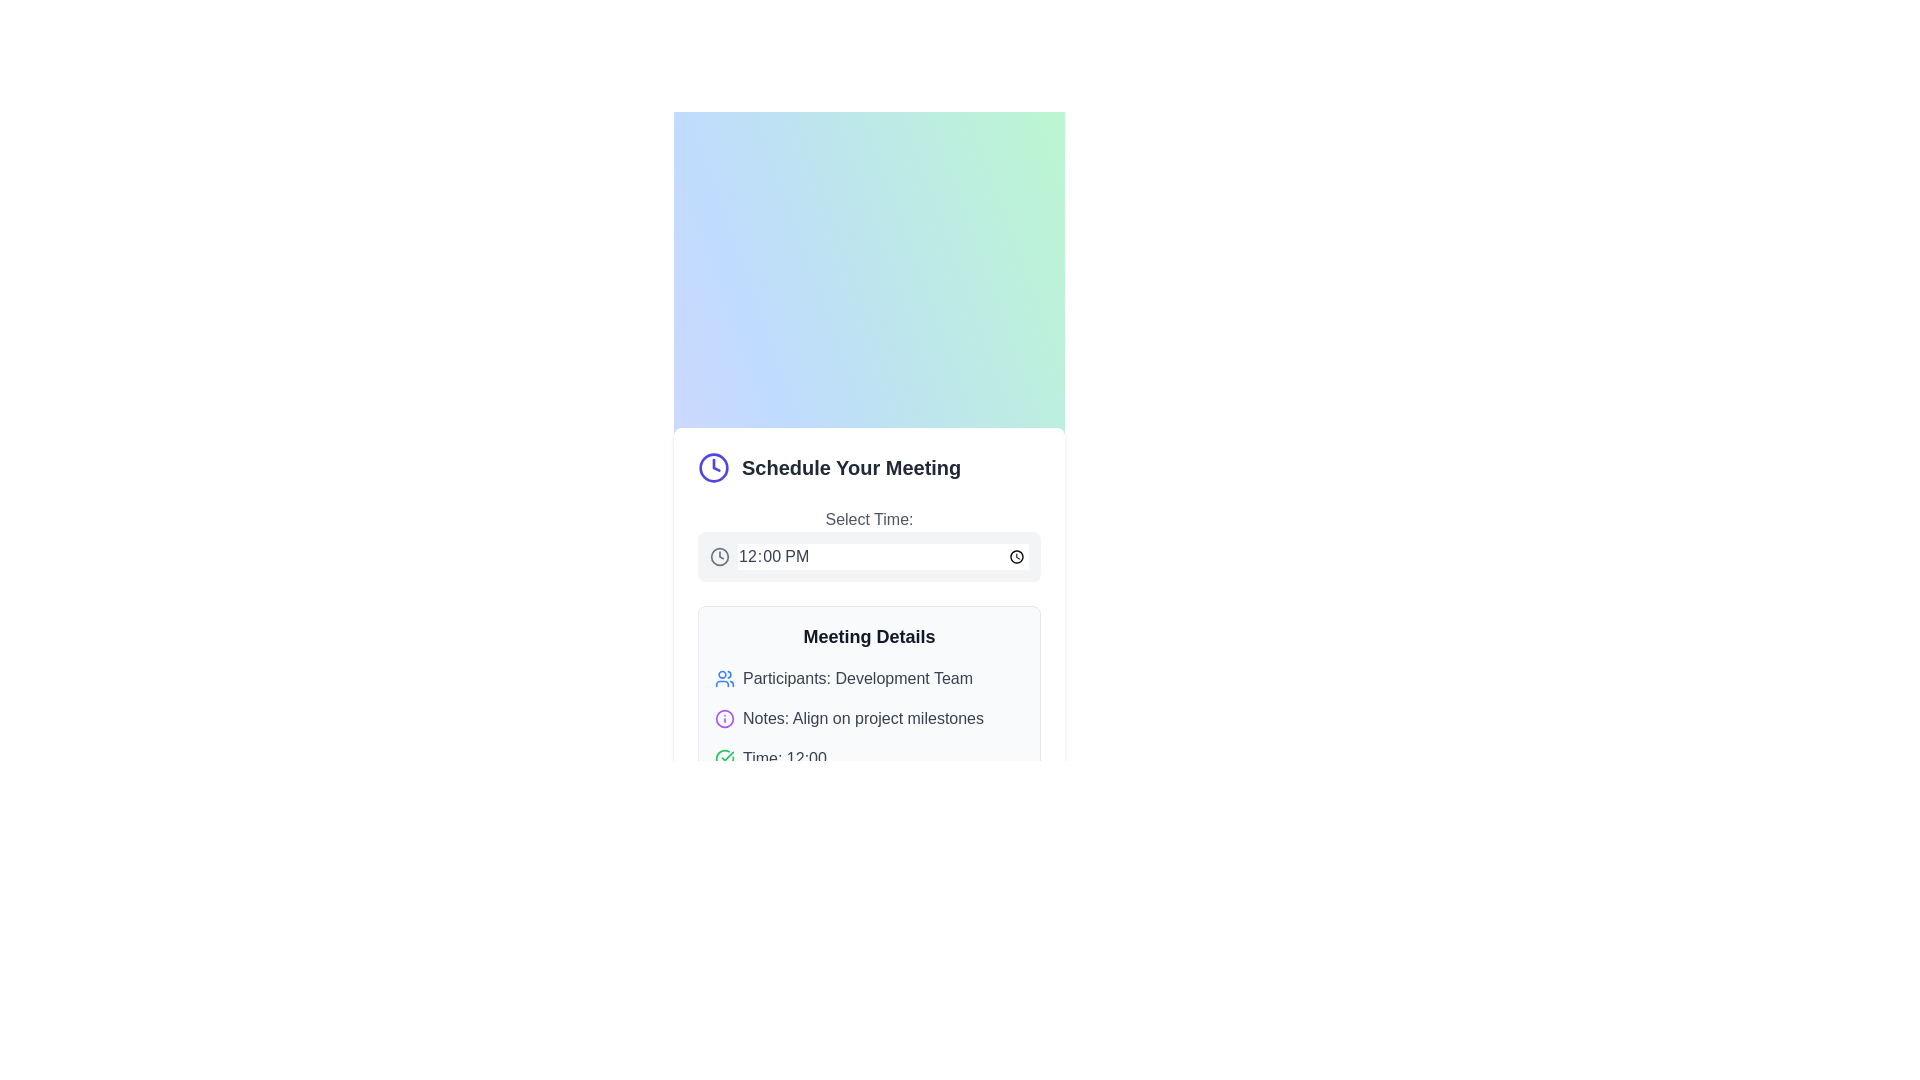  Describe the element at coordinates (720, 556) in the screenshot. I see `the clock icon, which is a gray circular outline with clock hands, located to the left of a time value text field` at that location.